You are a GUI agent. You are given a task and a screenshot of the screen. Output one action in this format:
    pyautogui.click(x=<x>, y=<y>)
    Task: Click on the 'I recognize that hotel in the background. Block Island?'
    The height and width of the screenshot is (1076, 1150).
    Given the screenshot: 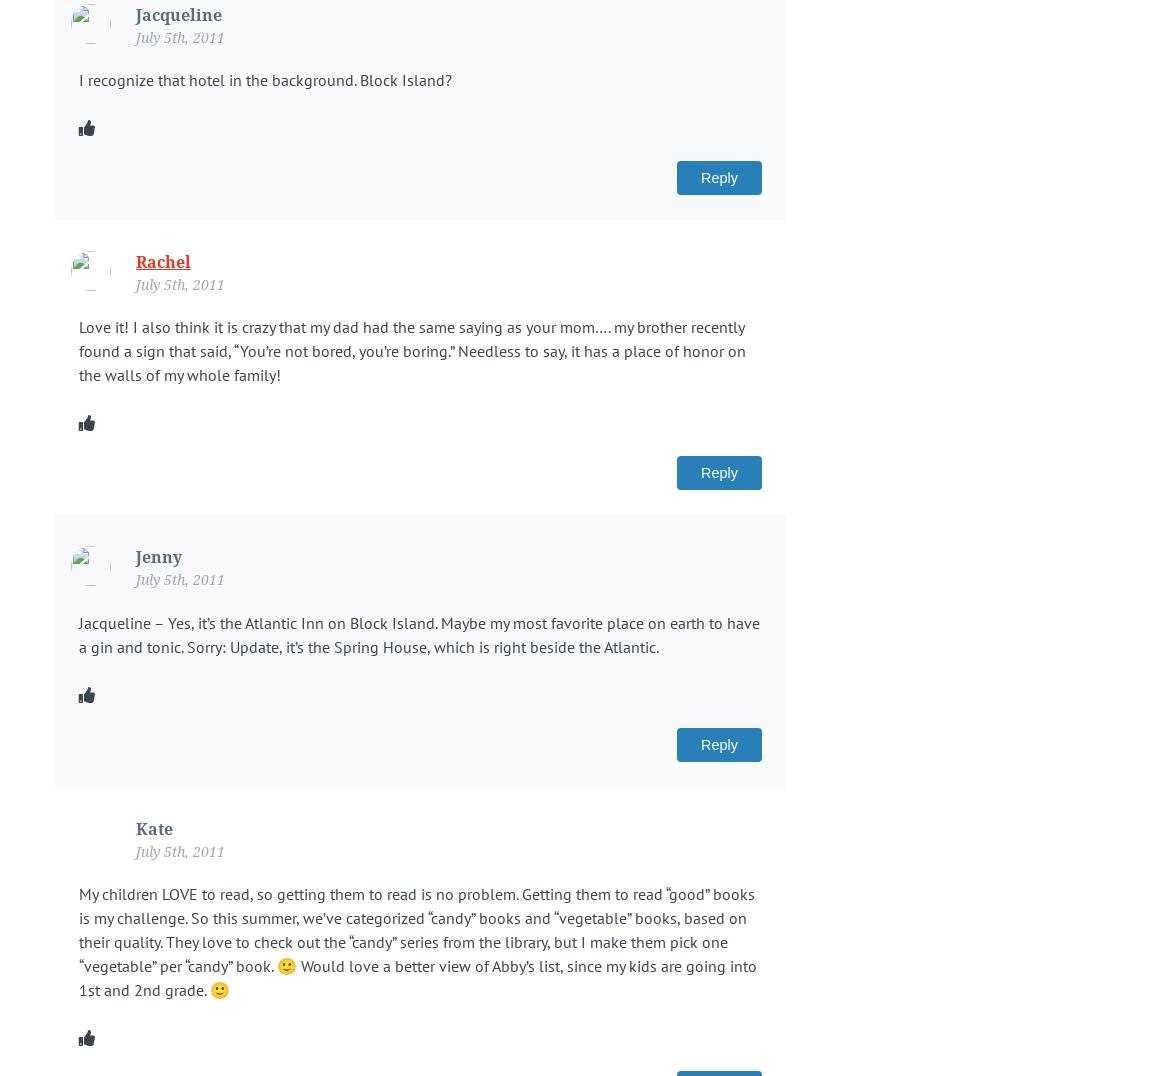 What is the action you would take?
    pyautogui.click(x=78, y=79)
    